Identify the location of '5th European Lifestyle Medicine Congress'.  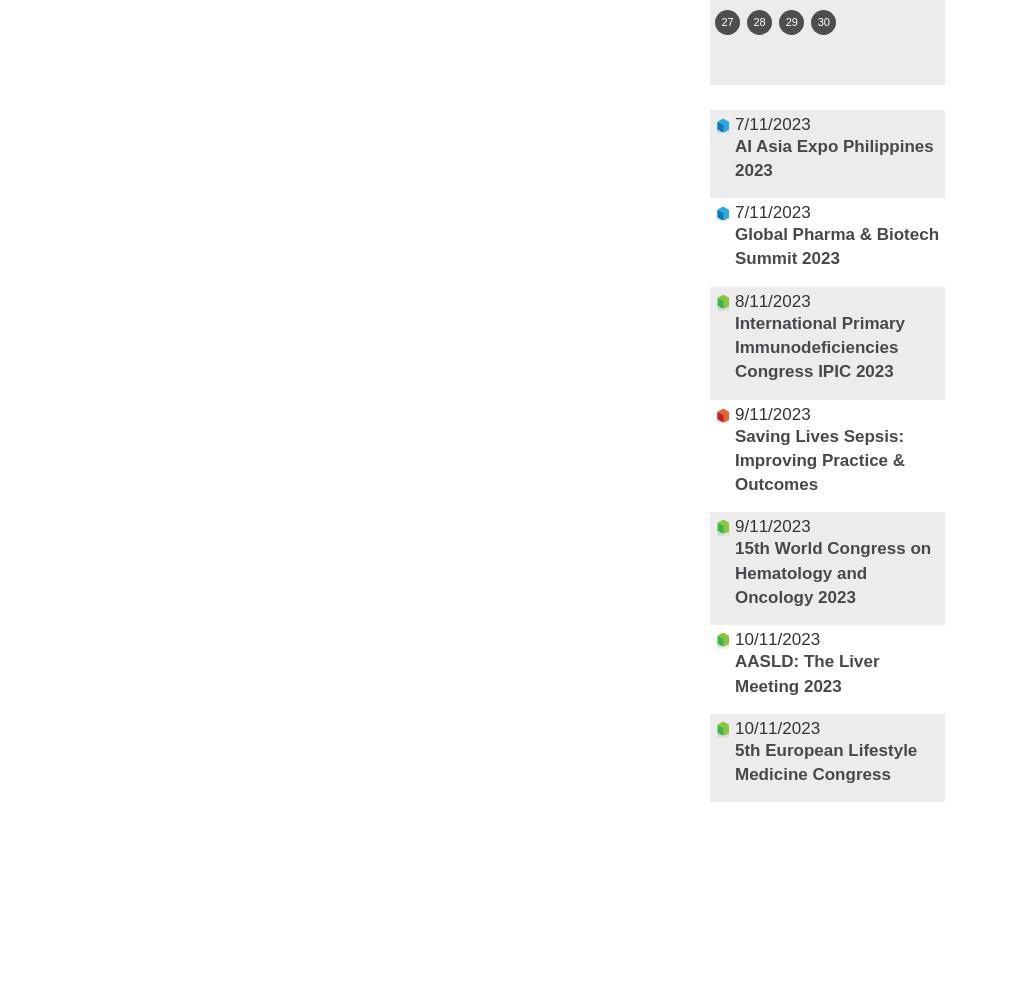
(825, 760).